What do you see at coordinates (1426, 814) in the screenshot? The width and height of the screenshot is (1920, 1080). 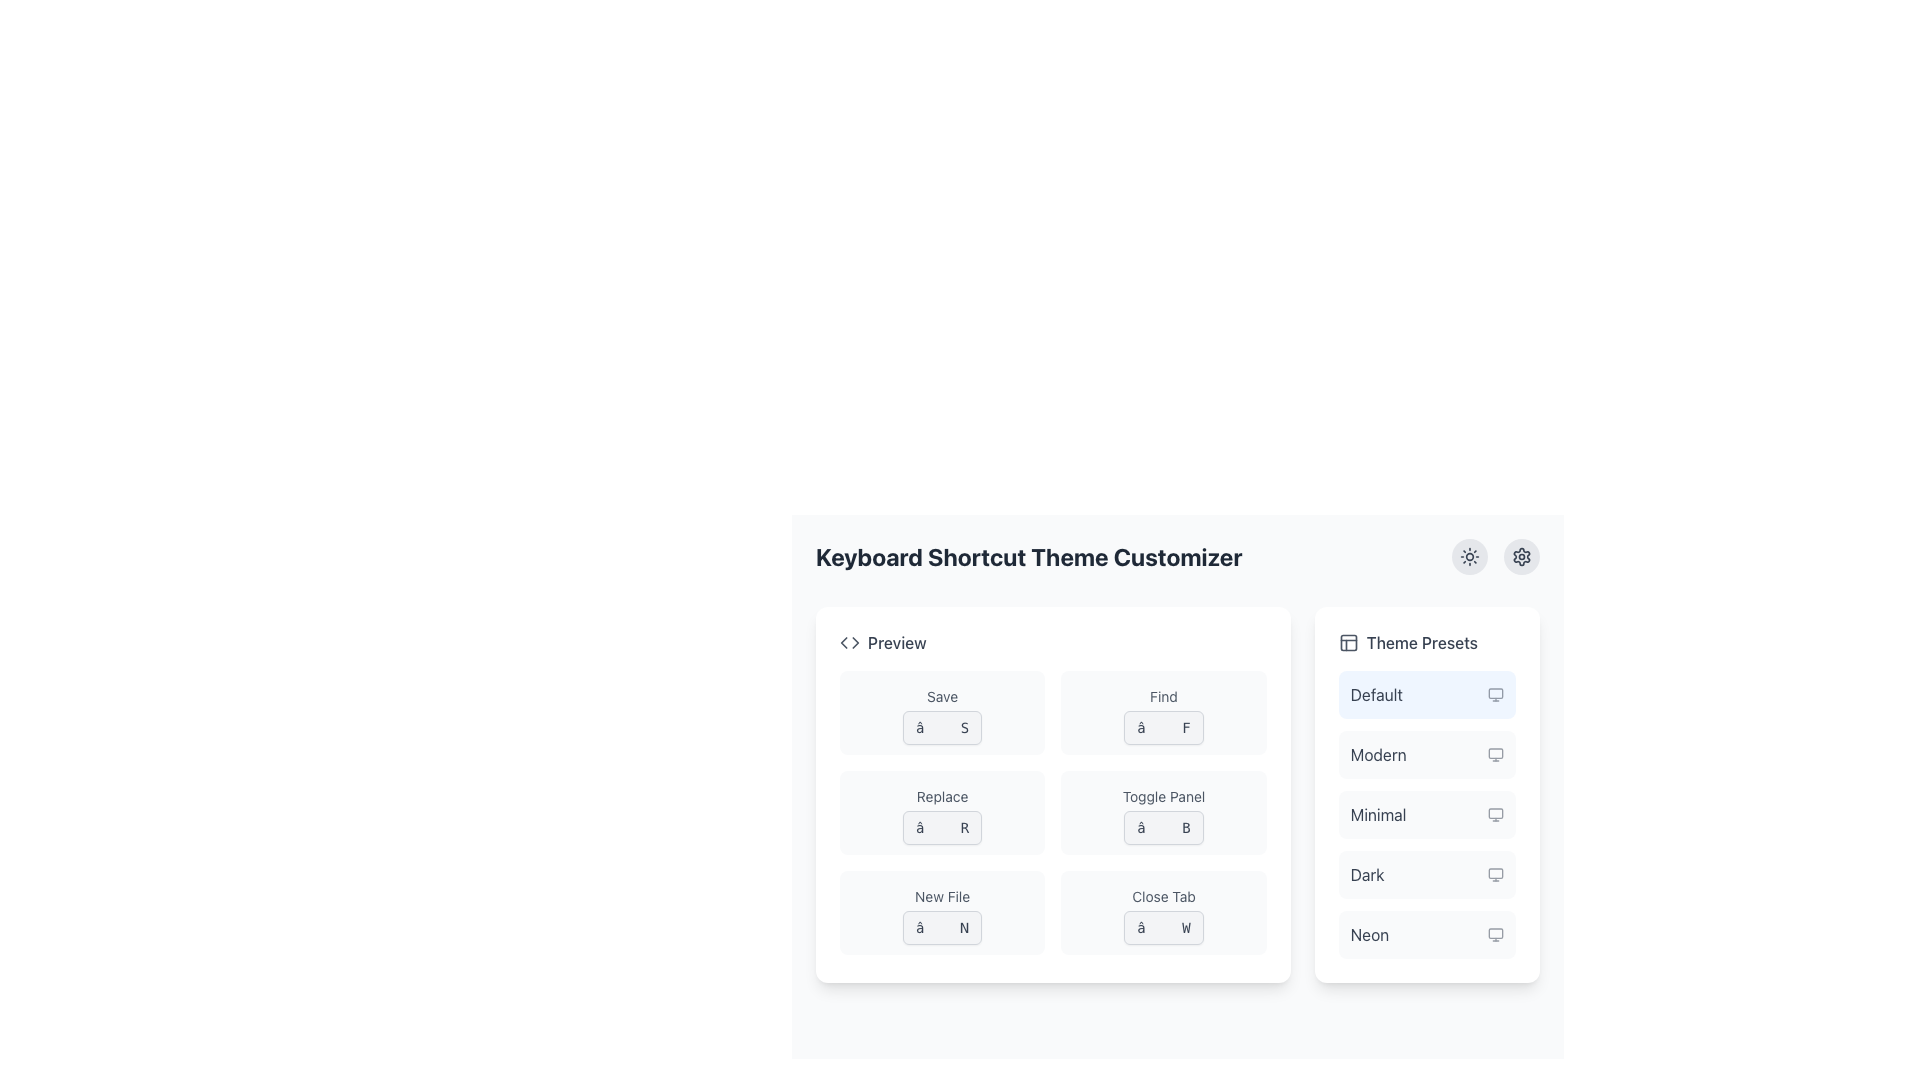 I see `the third selectable option labeled 'Minimal' in the 'Theme Presets' list` at bounding box center [1426, 814].